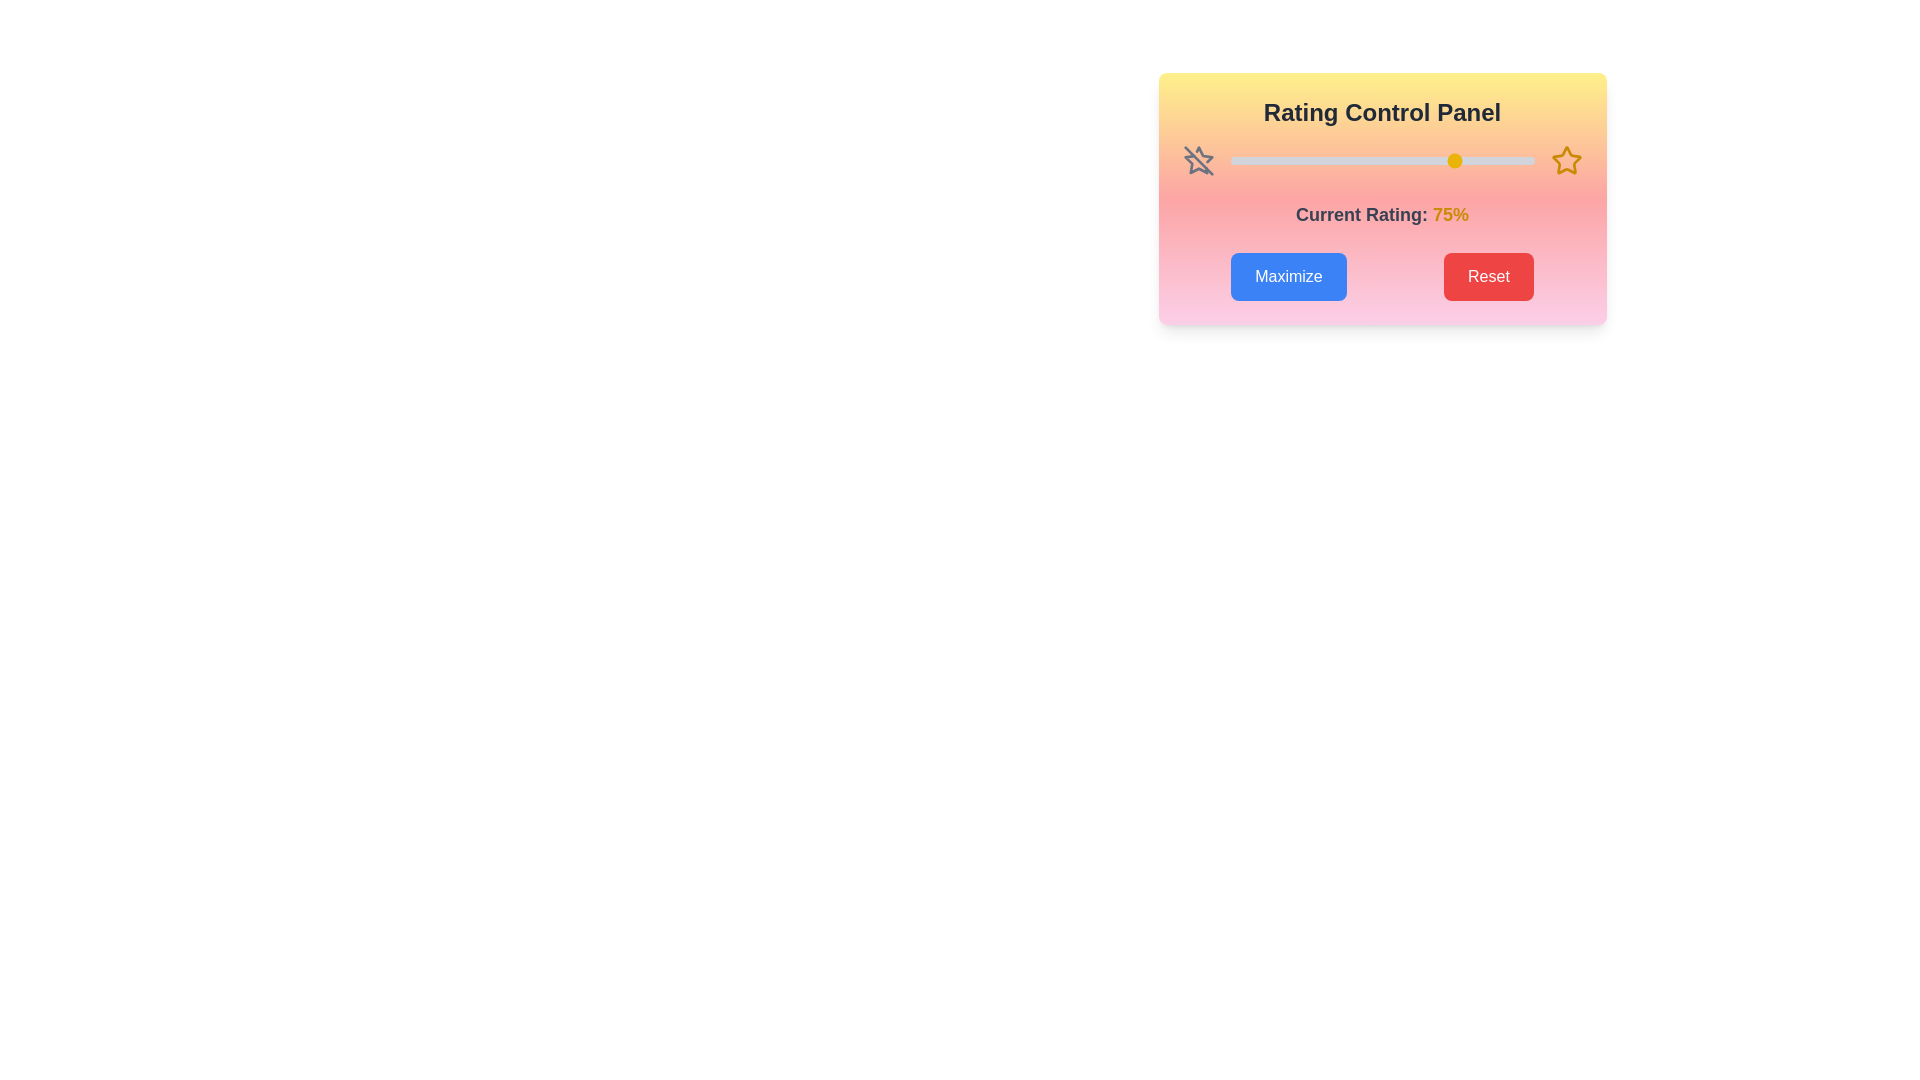  Describe the element at coordinates (1288, 277) in the screenshot. I see `'Maximize' button to set the rating to 100%` at that location.